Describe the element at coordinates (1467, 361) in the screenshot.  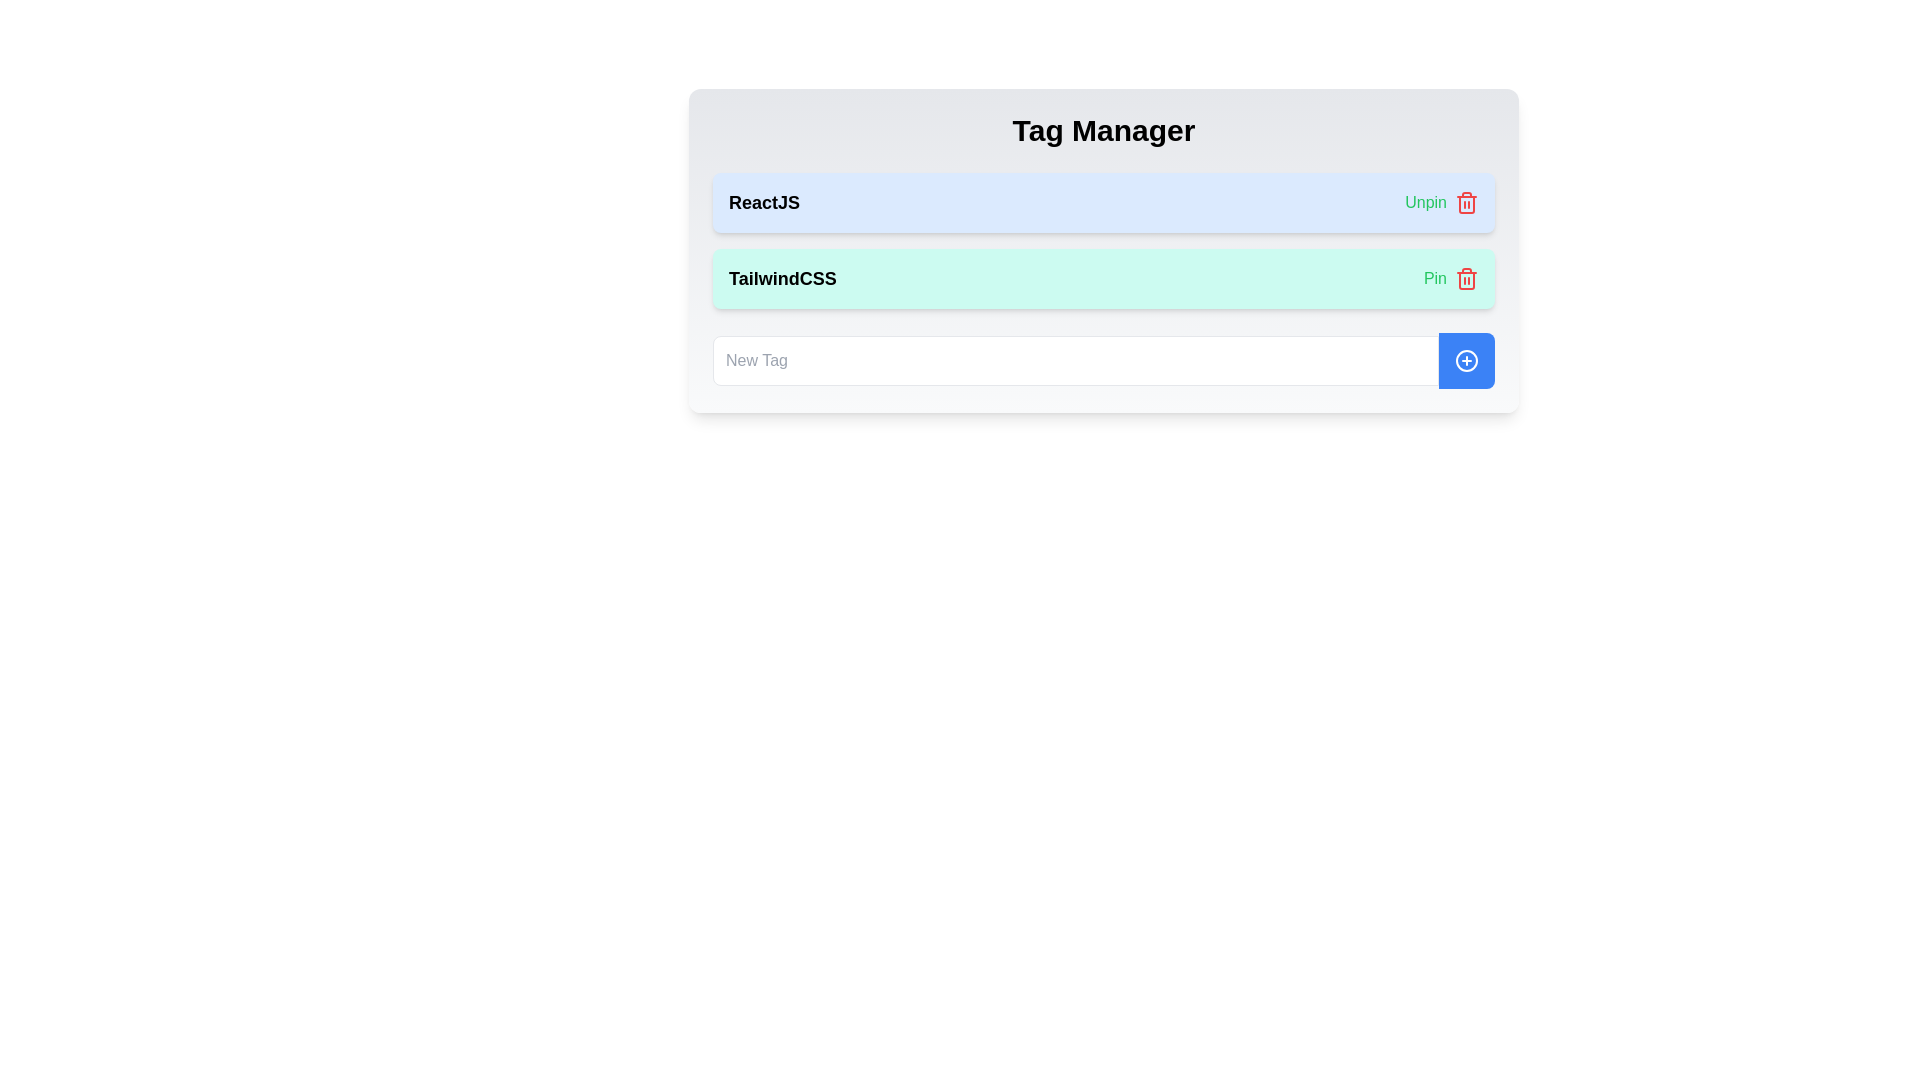
I see `the blue, rounded rectangle button located at the bottom-right of the interface` at that location.